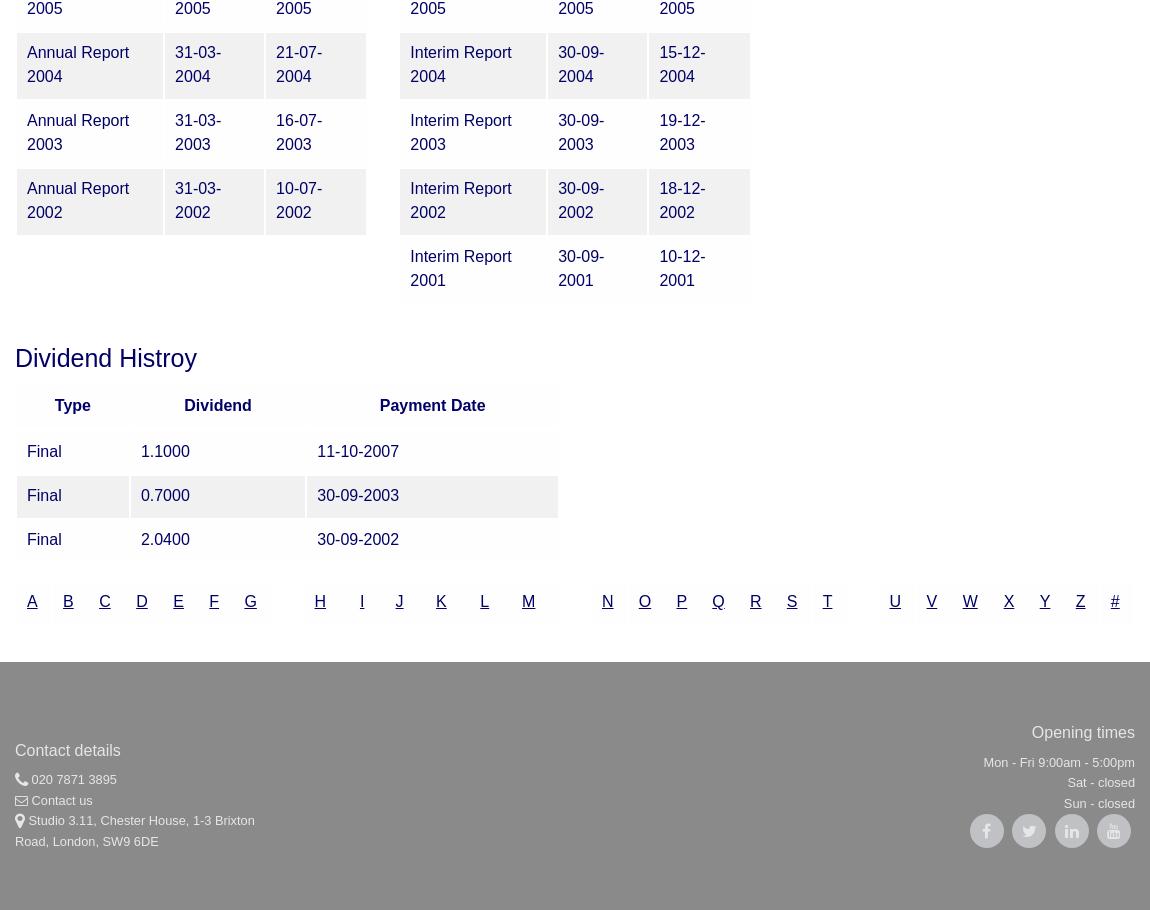  I want to click on '16-07-2003', so click(299, 131).